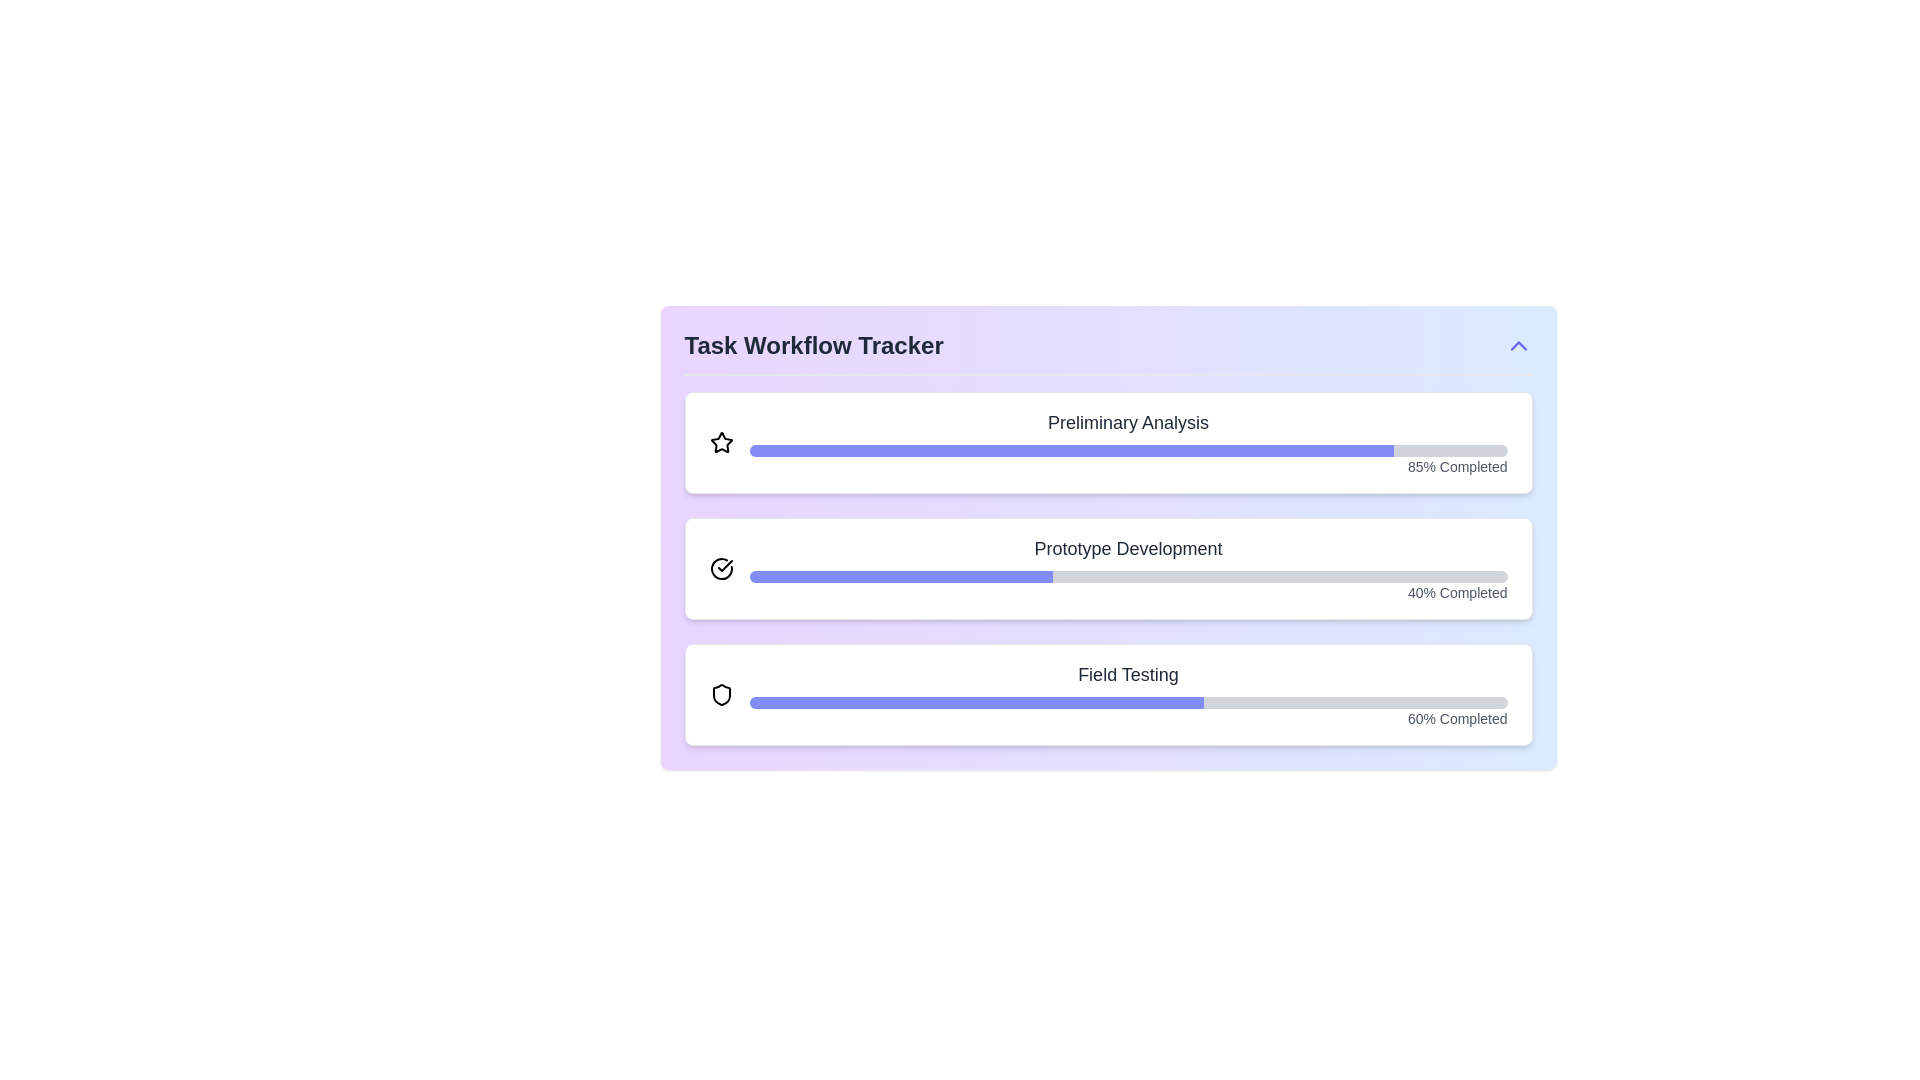  What do you see at coordinates (720, 693) in the screenshot?
I see `the shield icon representing protection, located next to the progress bar and label 'Field Testing' within the 'Task Workflow Tracker' section` at bounding box center [720, 693].